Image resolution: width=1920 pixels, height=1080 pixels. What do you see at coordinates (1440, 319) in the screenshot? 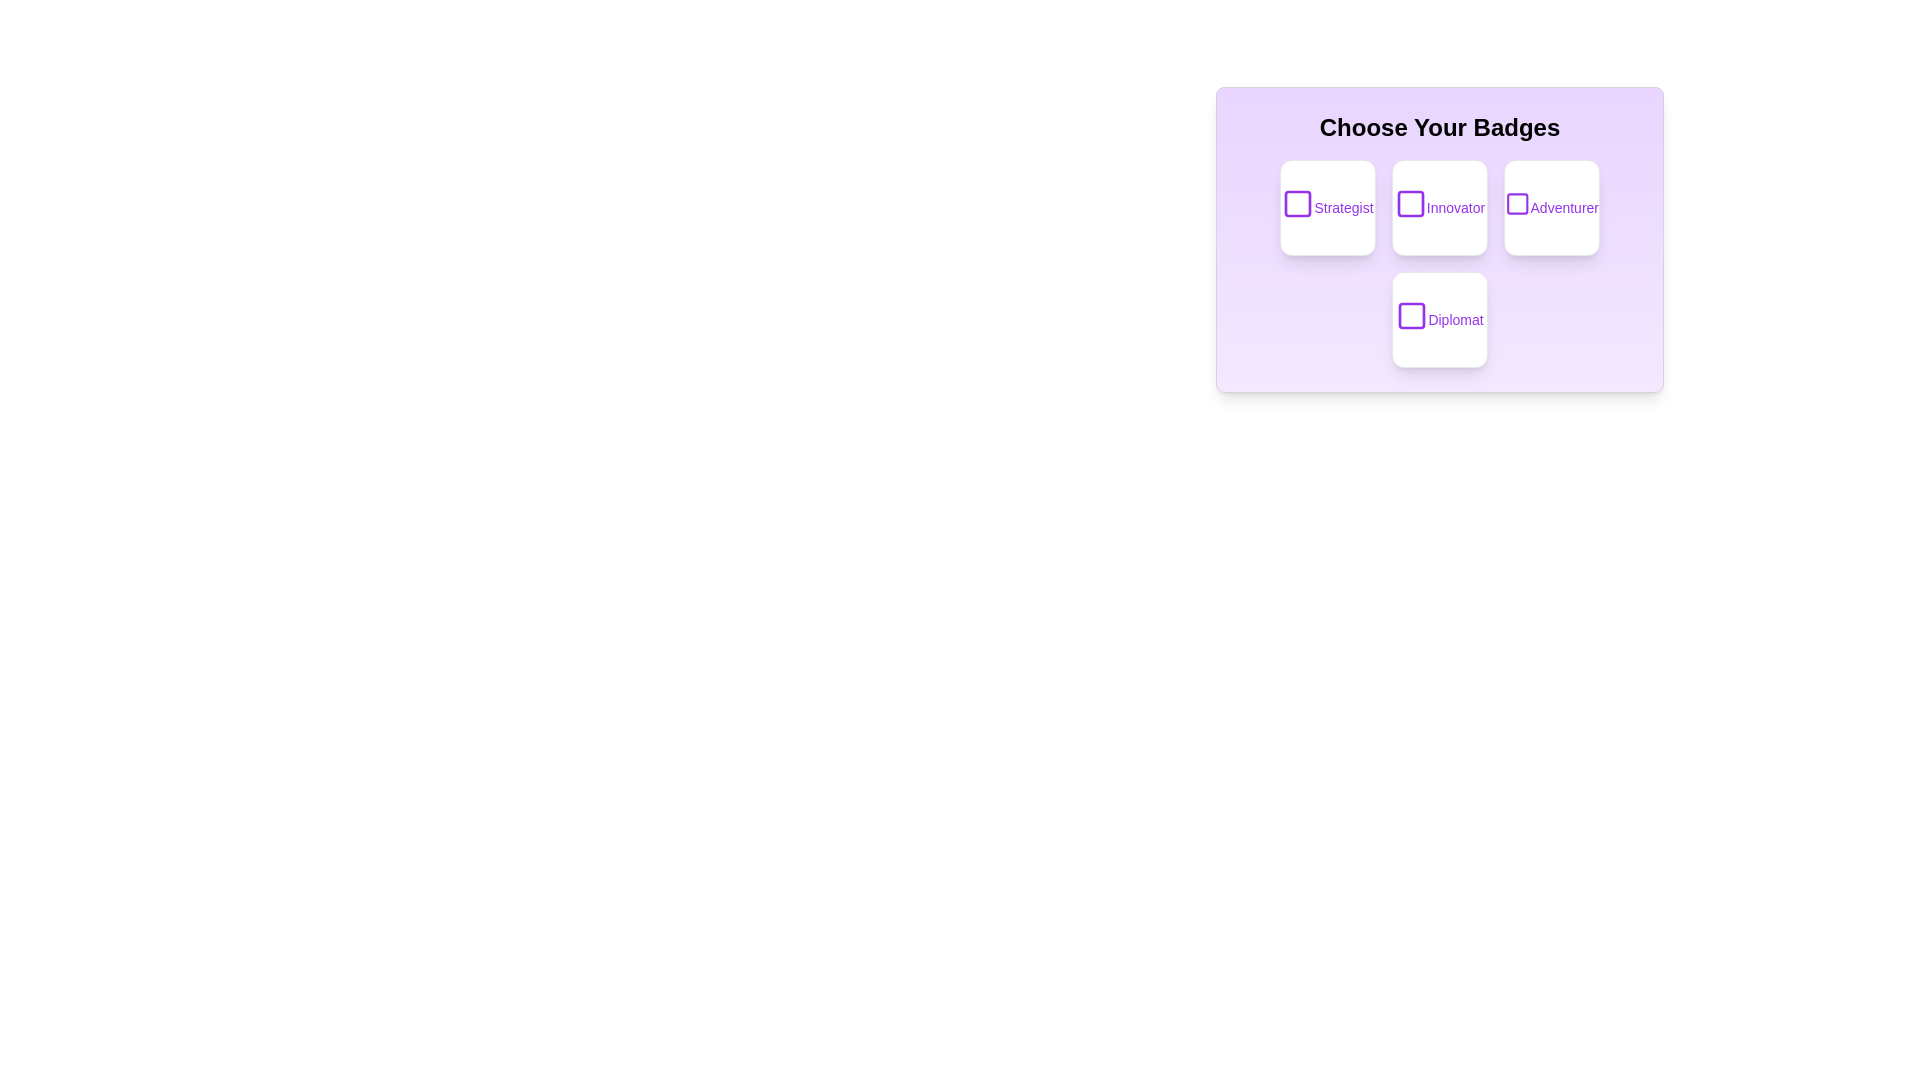
I see `the badge labeled 'Diplomat'` at bounding box center [1440, 319].